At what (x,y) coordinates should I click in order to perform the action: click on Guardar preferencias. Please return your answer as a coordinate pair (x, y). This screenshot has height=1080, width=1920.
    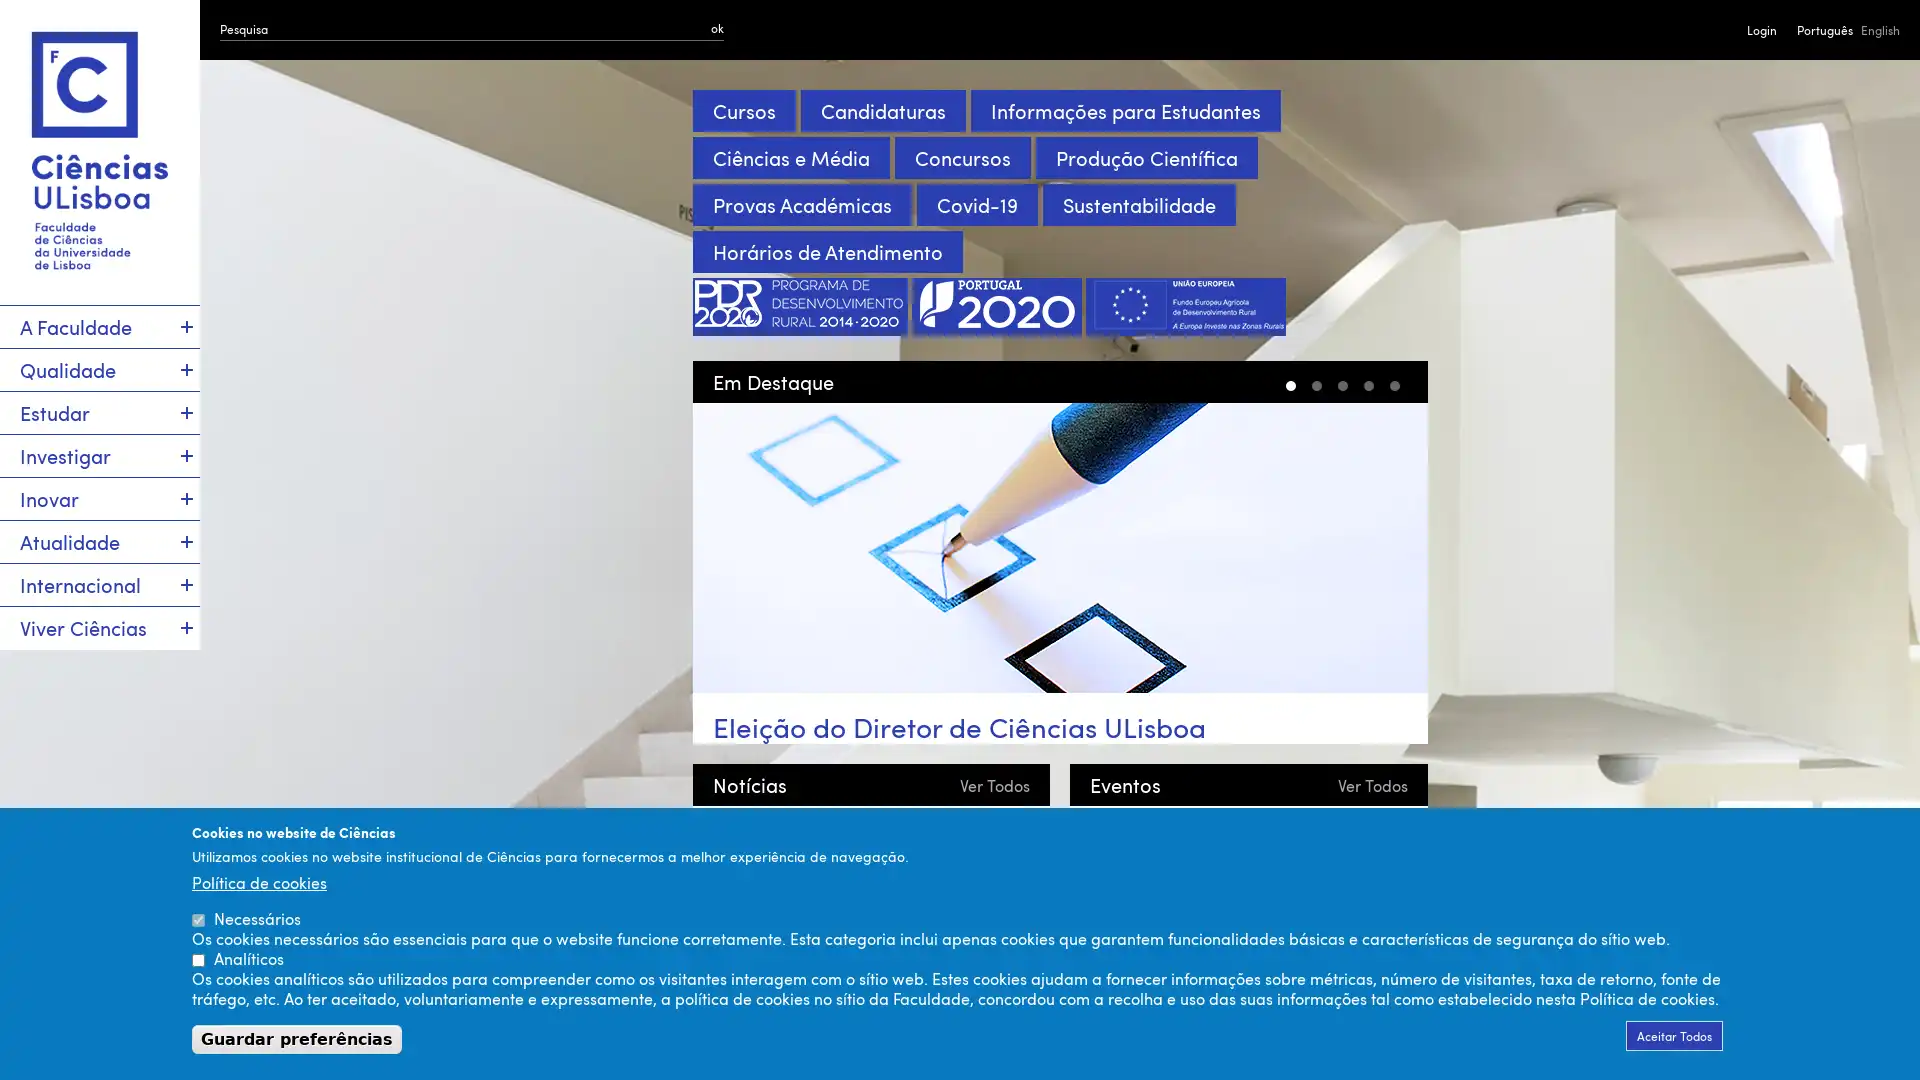
    Looking at the image, I should click on (296, 1038).